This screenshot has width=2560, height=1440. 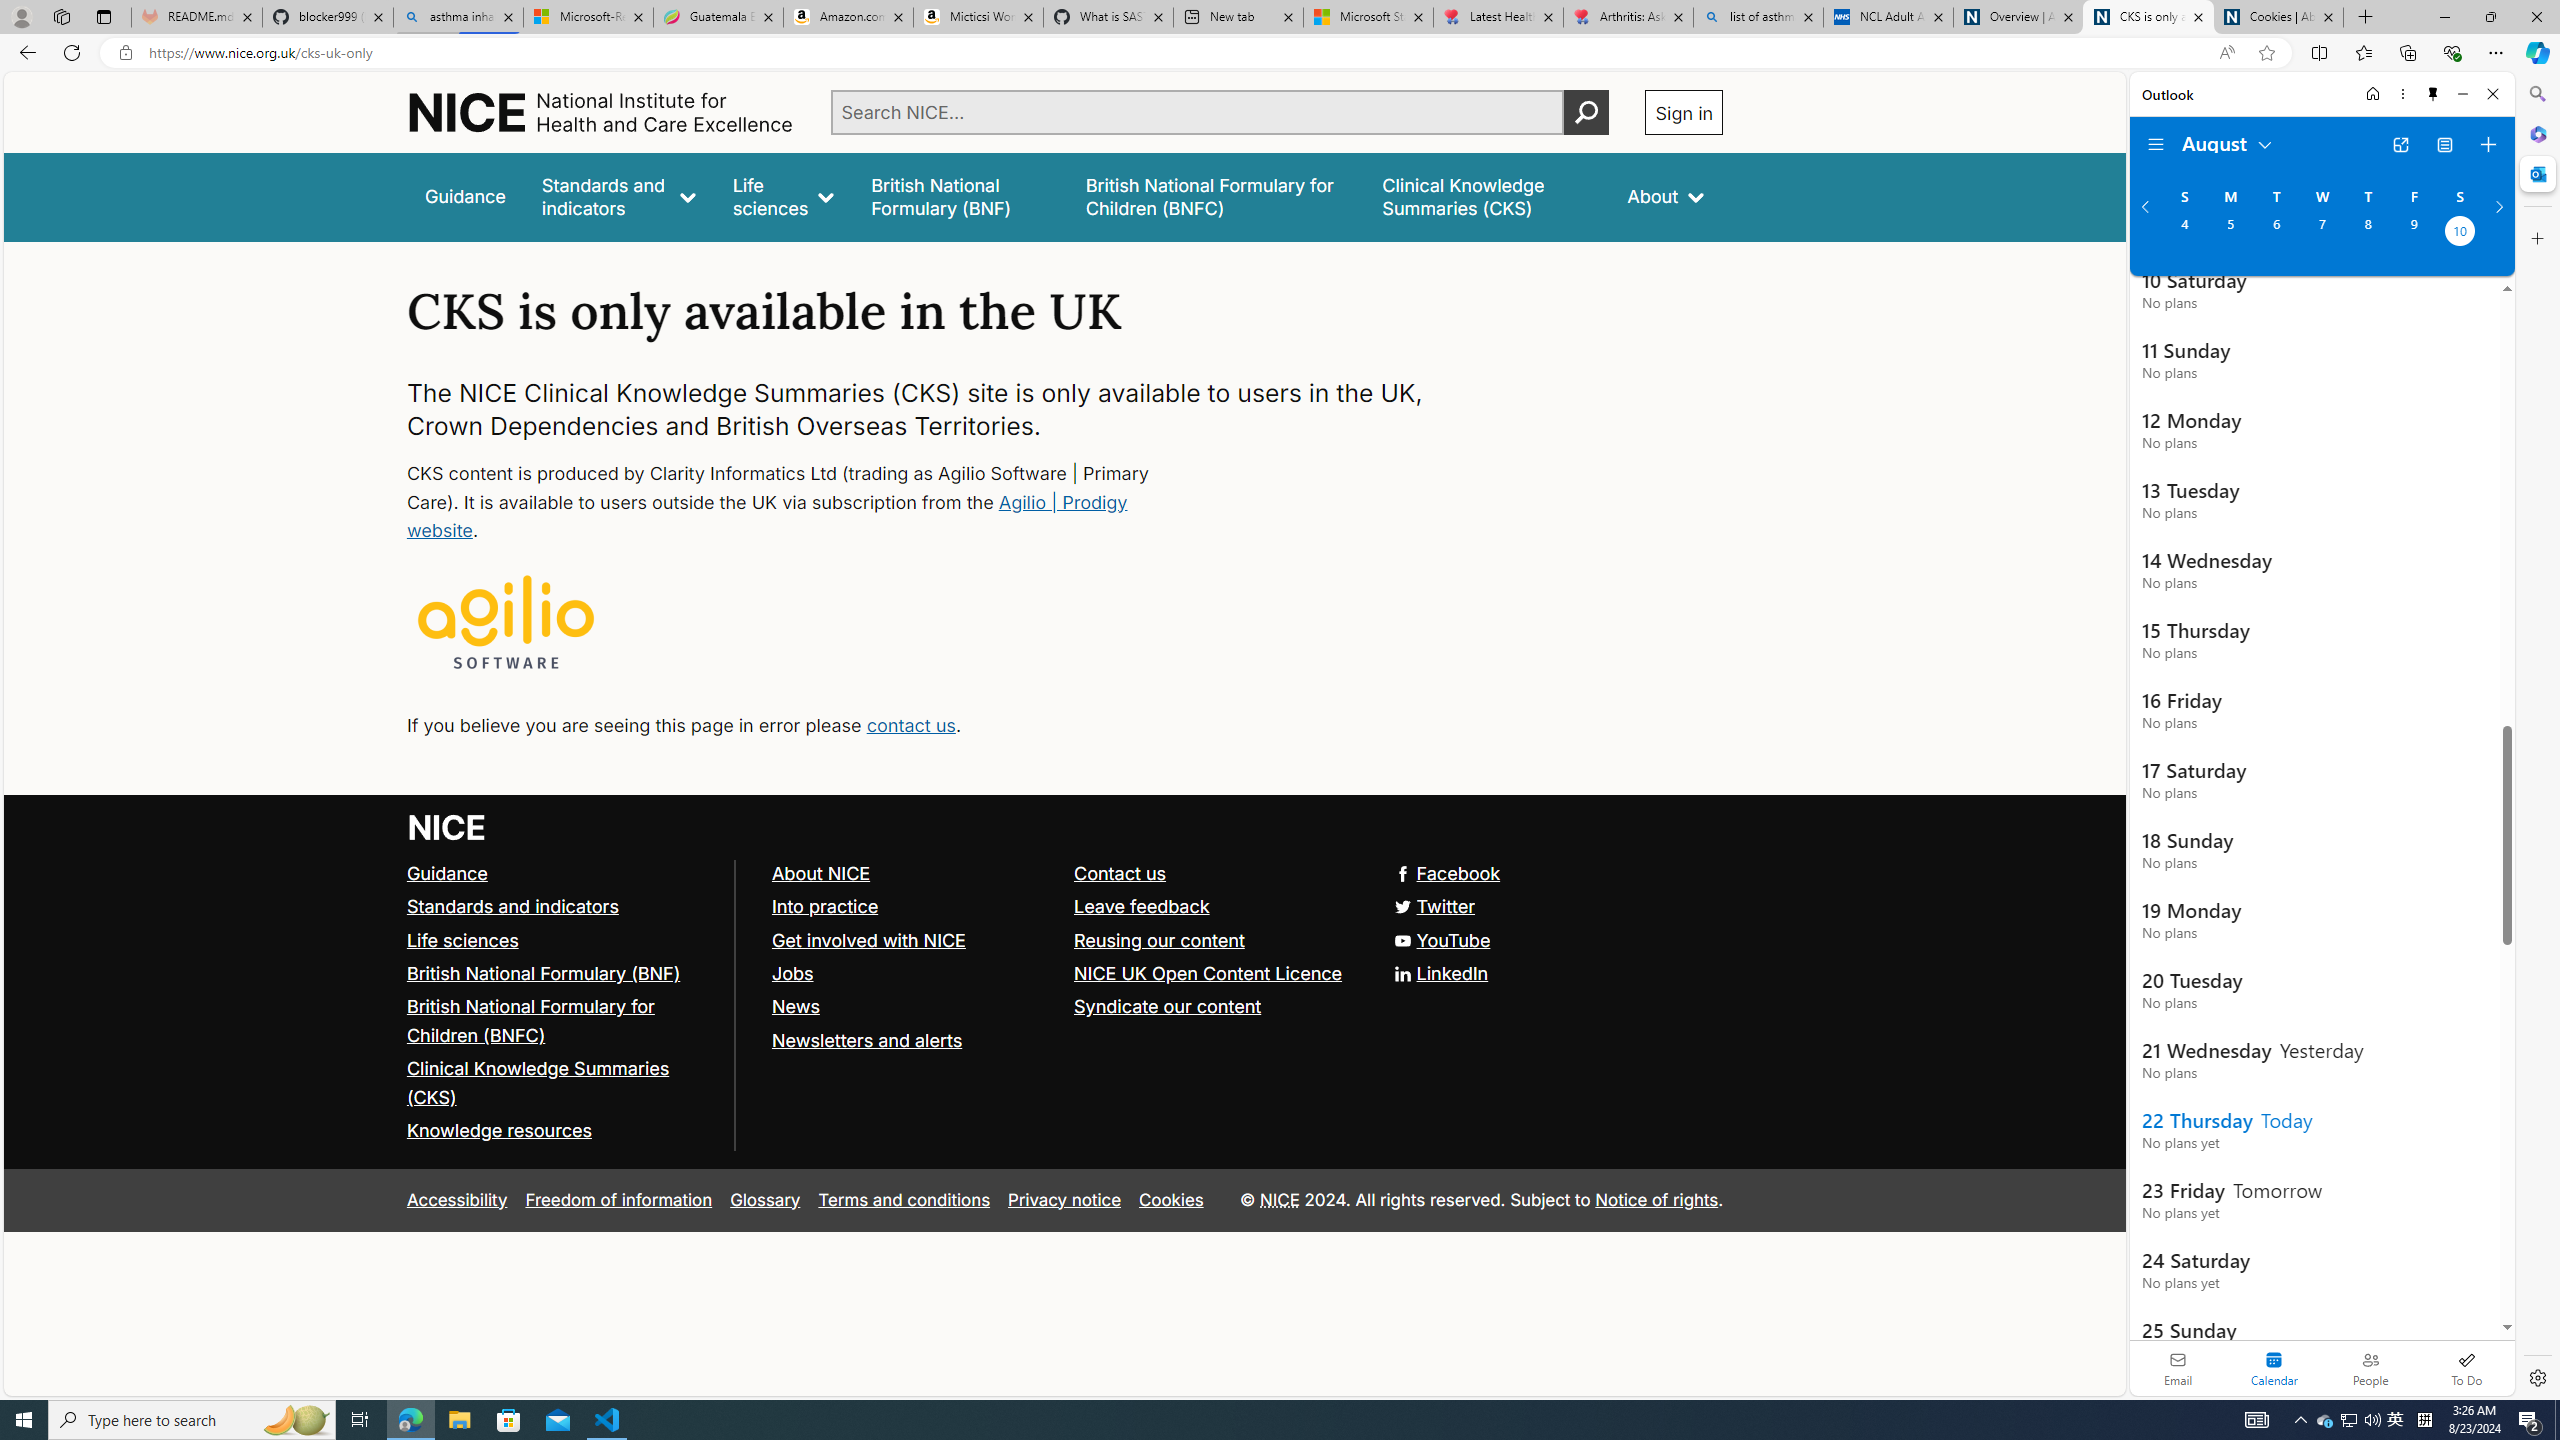 What do you see at coordinates (1167, 1004) in the screenshot?
I see `'Syndicate our content'` at bounding box center [1167, 1004].